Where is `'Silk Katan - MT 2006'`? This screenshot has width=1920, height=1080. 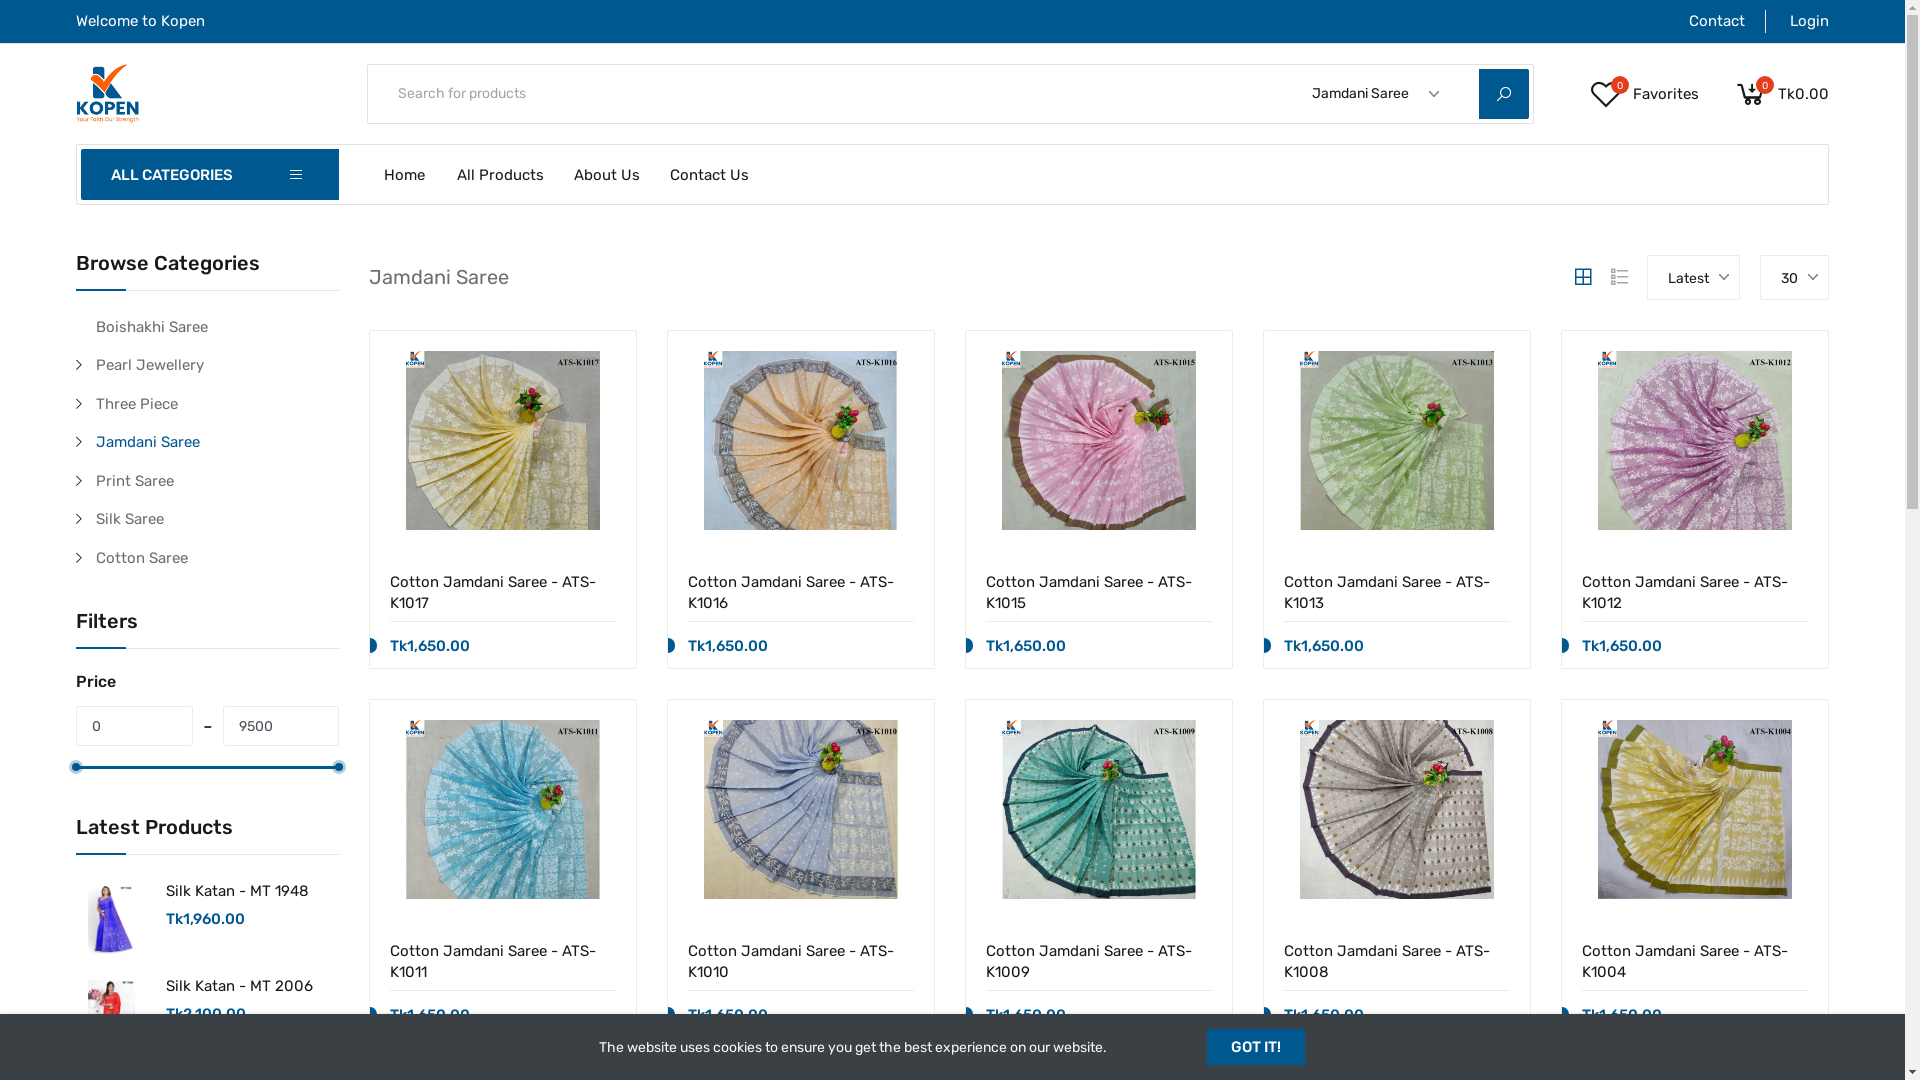 'Silk Katan - MT 2006' is located at coordinates (239, 985).